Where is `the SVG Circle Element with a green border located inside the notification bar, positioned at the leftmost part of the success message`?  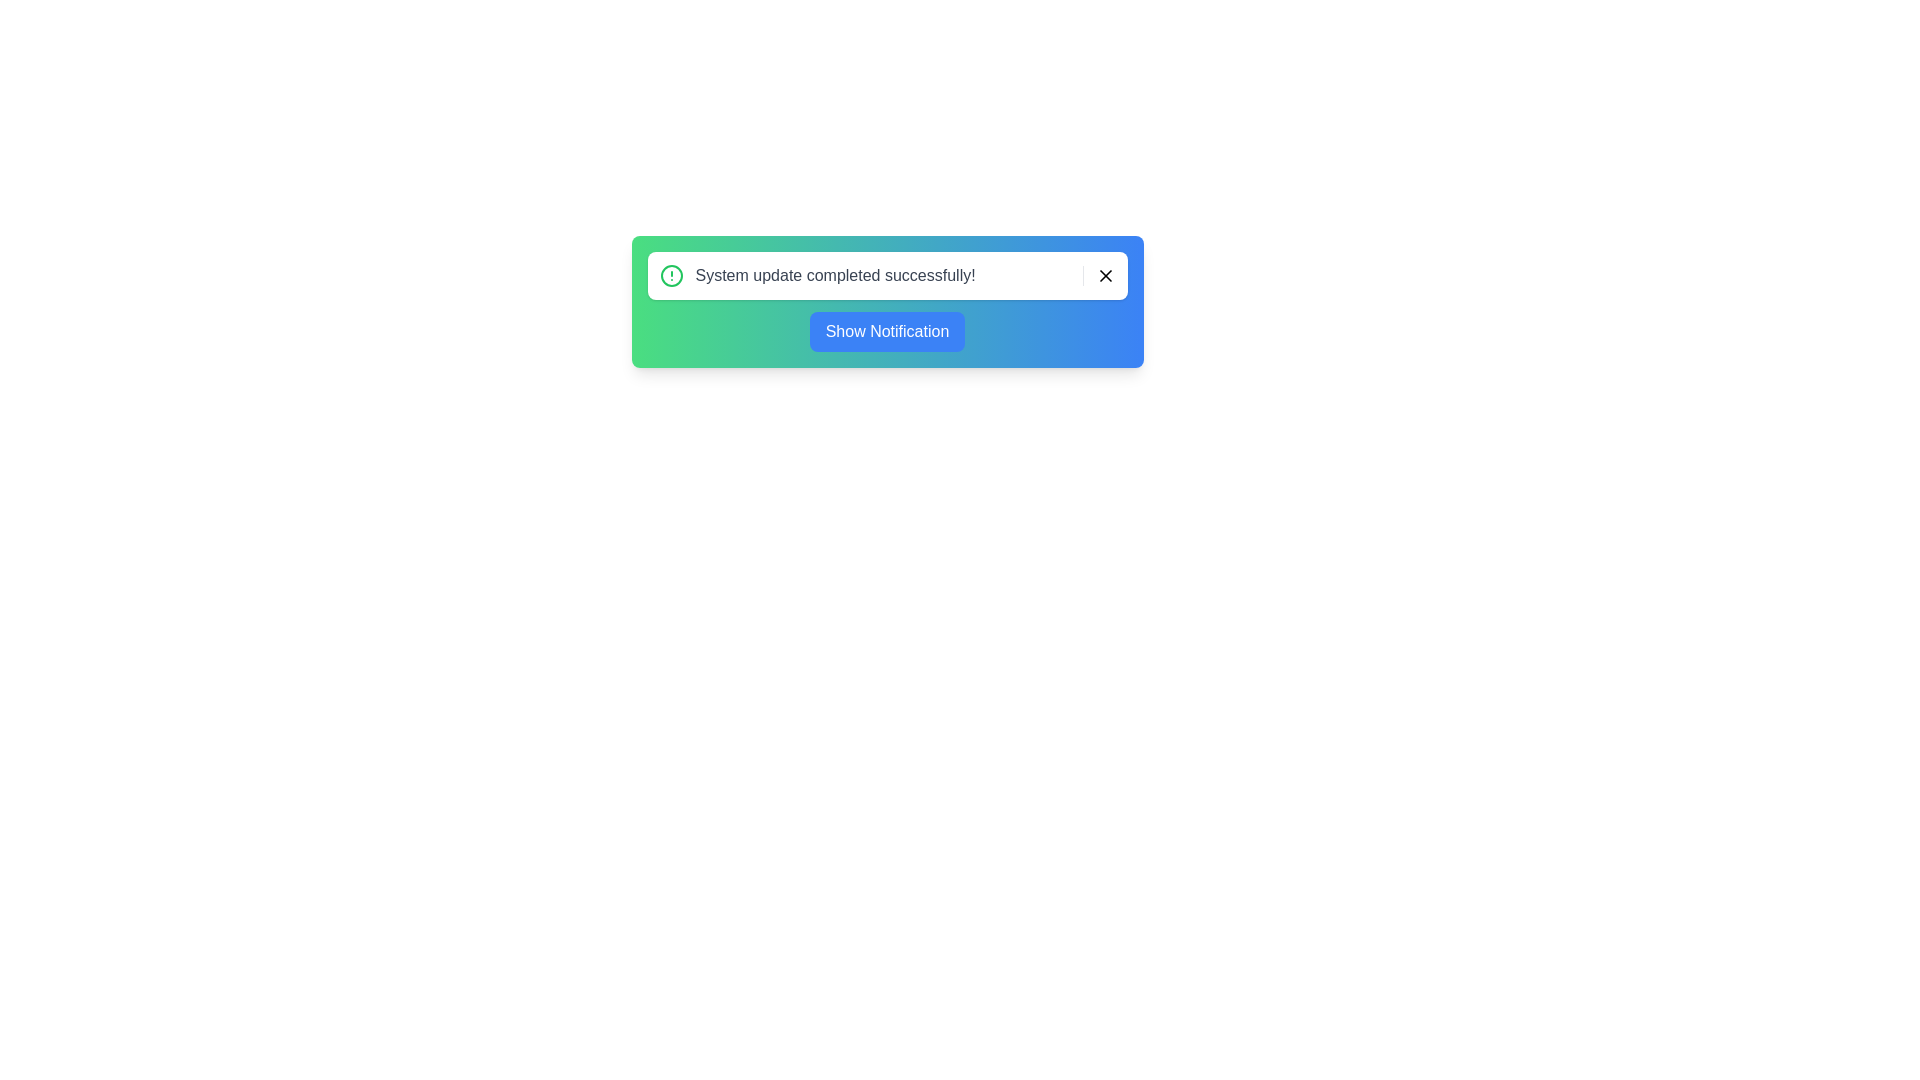
the SVG Circle Element with a green border located inside the notification bar, positioned at the leftmost part of the success message is located at coordinates (671, 276).